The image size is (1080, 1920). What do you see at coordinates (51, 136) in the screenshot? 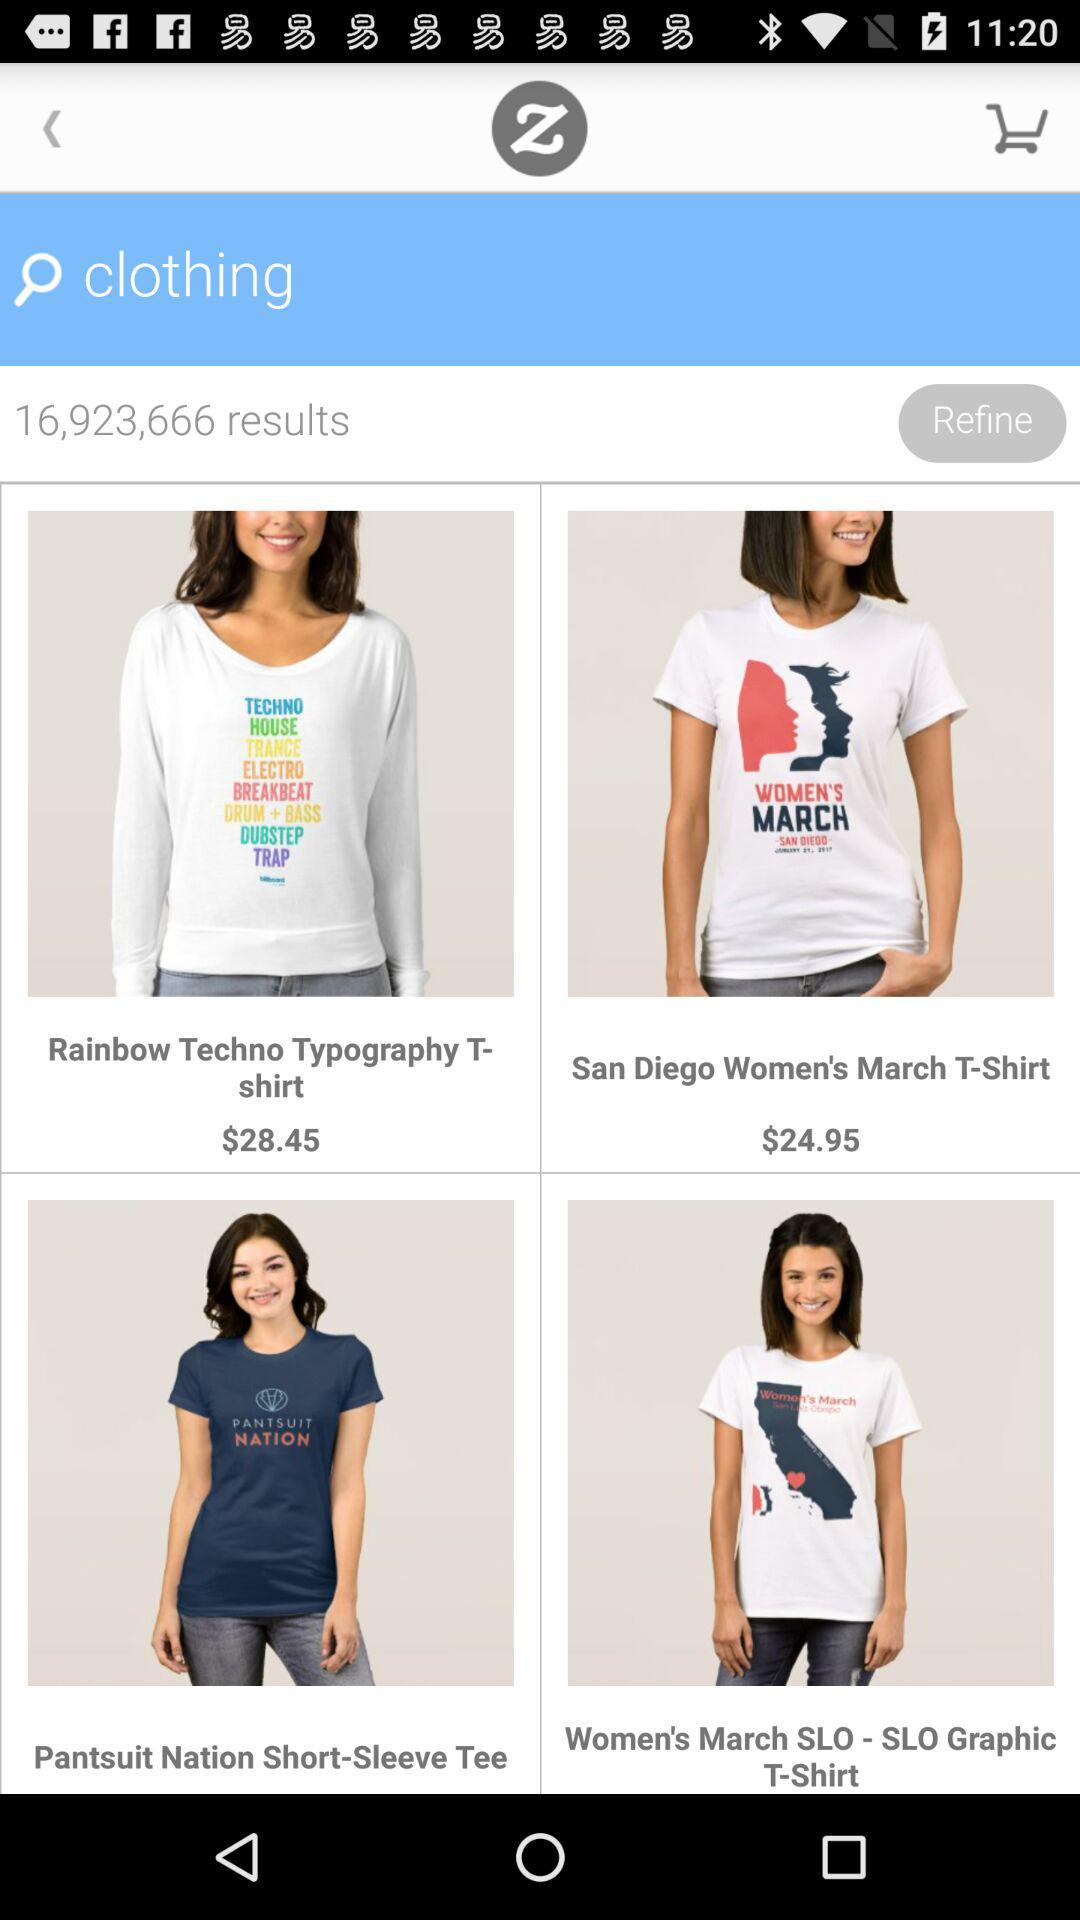
I see `the arrow_backward icon` at bounding box center [51, 136].